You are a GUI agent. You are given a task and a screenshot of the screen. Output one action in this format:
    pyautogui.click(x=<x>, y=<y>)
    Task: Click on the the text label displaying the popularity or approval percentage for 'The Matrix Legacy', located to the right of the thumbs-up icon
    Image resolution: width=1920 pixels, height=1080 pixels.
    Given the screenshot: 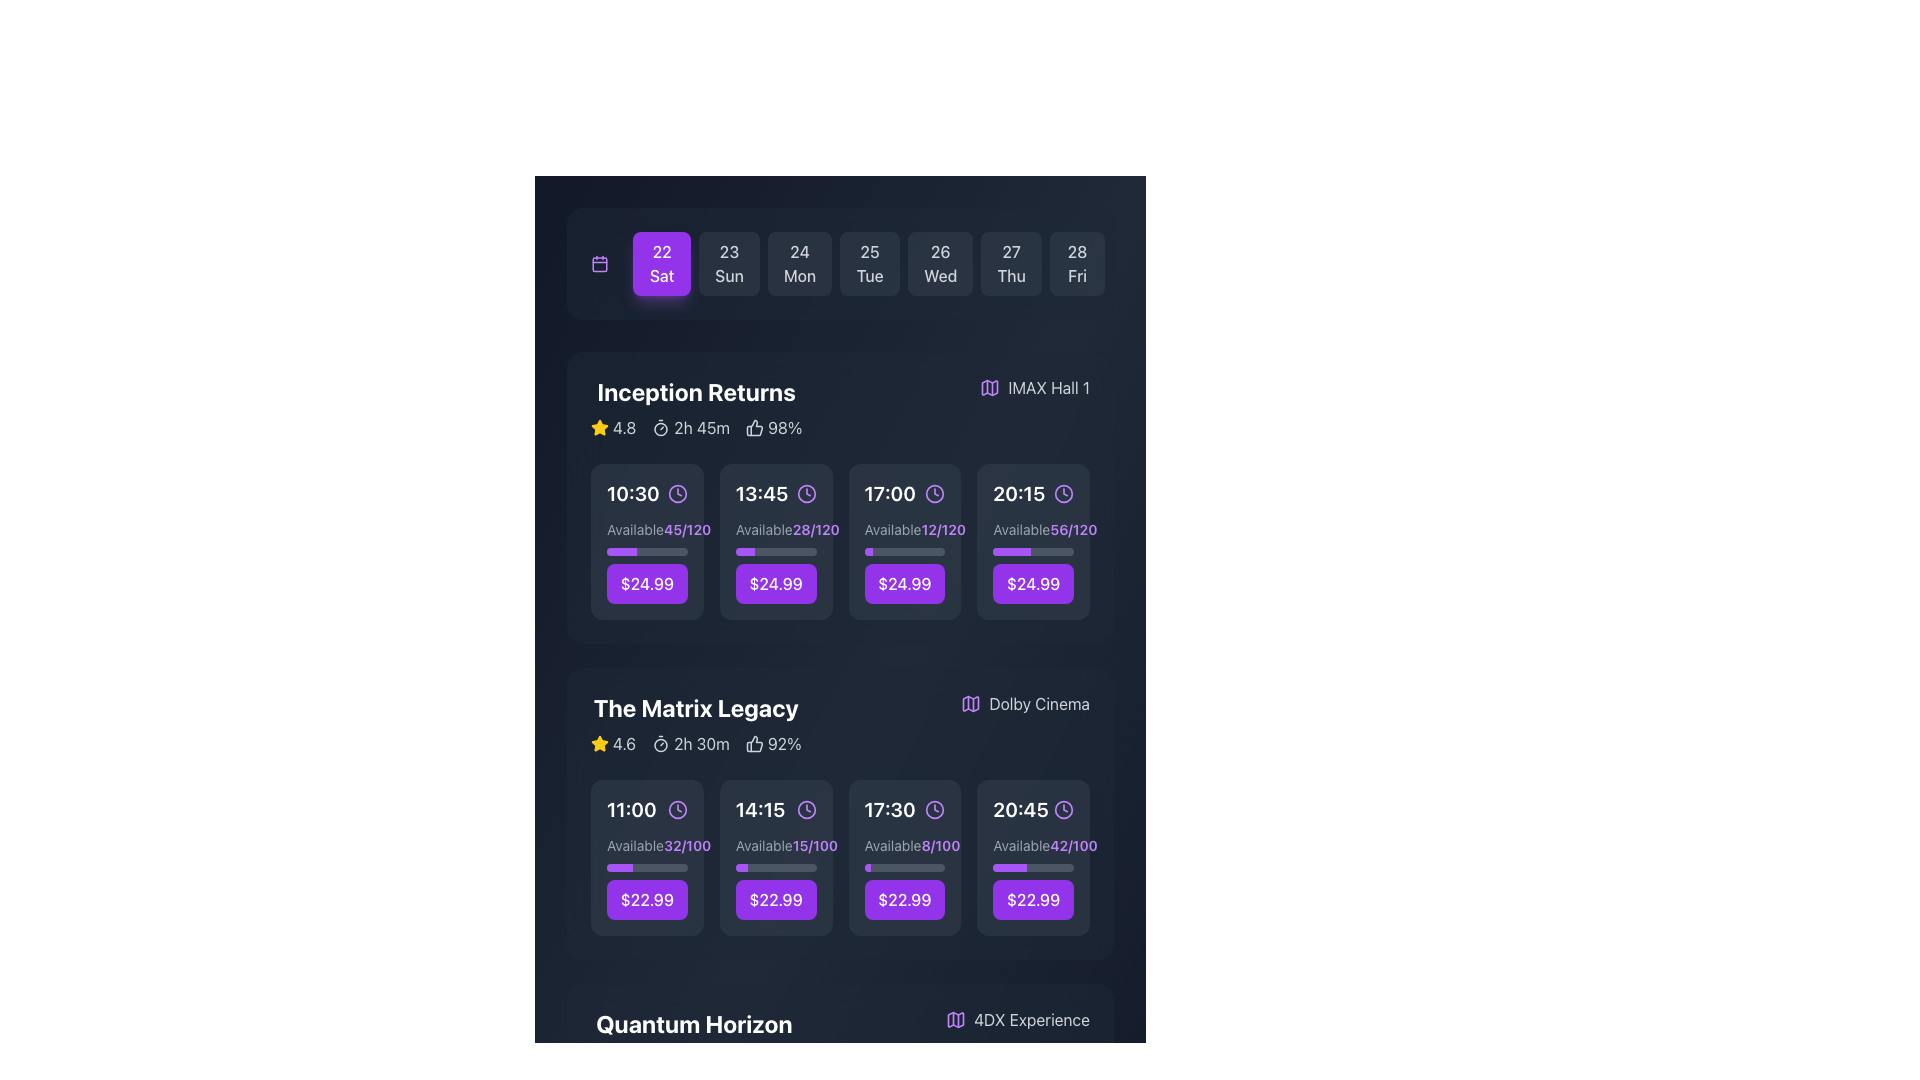 What is the action you would take?
    pyautogui.click(x=783, y=744)
    